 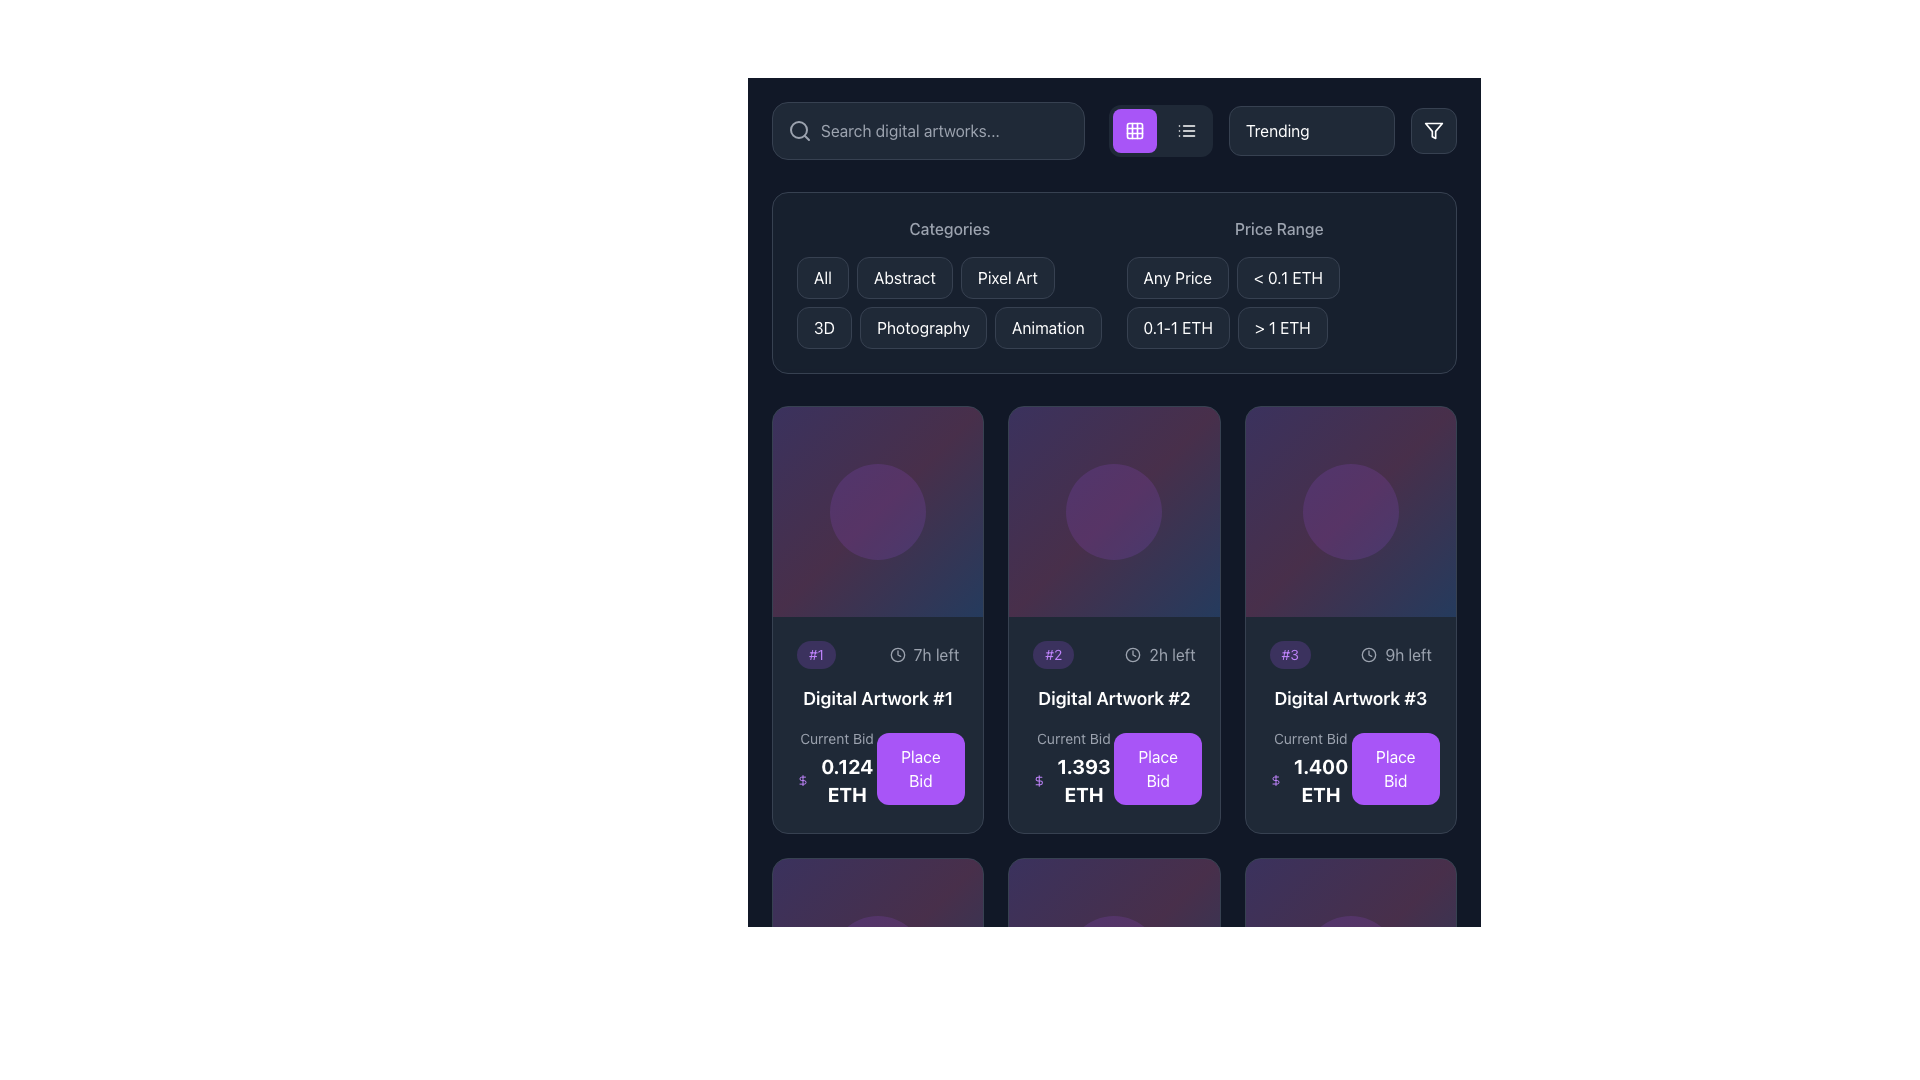 What do you see at coordinates (1161, 131) in the screenshot?
I see `the Toggle group containing two buttons to switch between grid and list views, located near the top of the interface between the search bar and the dropdown menu labeled 'Trending'` at bounding box center [1161, 131].